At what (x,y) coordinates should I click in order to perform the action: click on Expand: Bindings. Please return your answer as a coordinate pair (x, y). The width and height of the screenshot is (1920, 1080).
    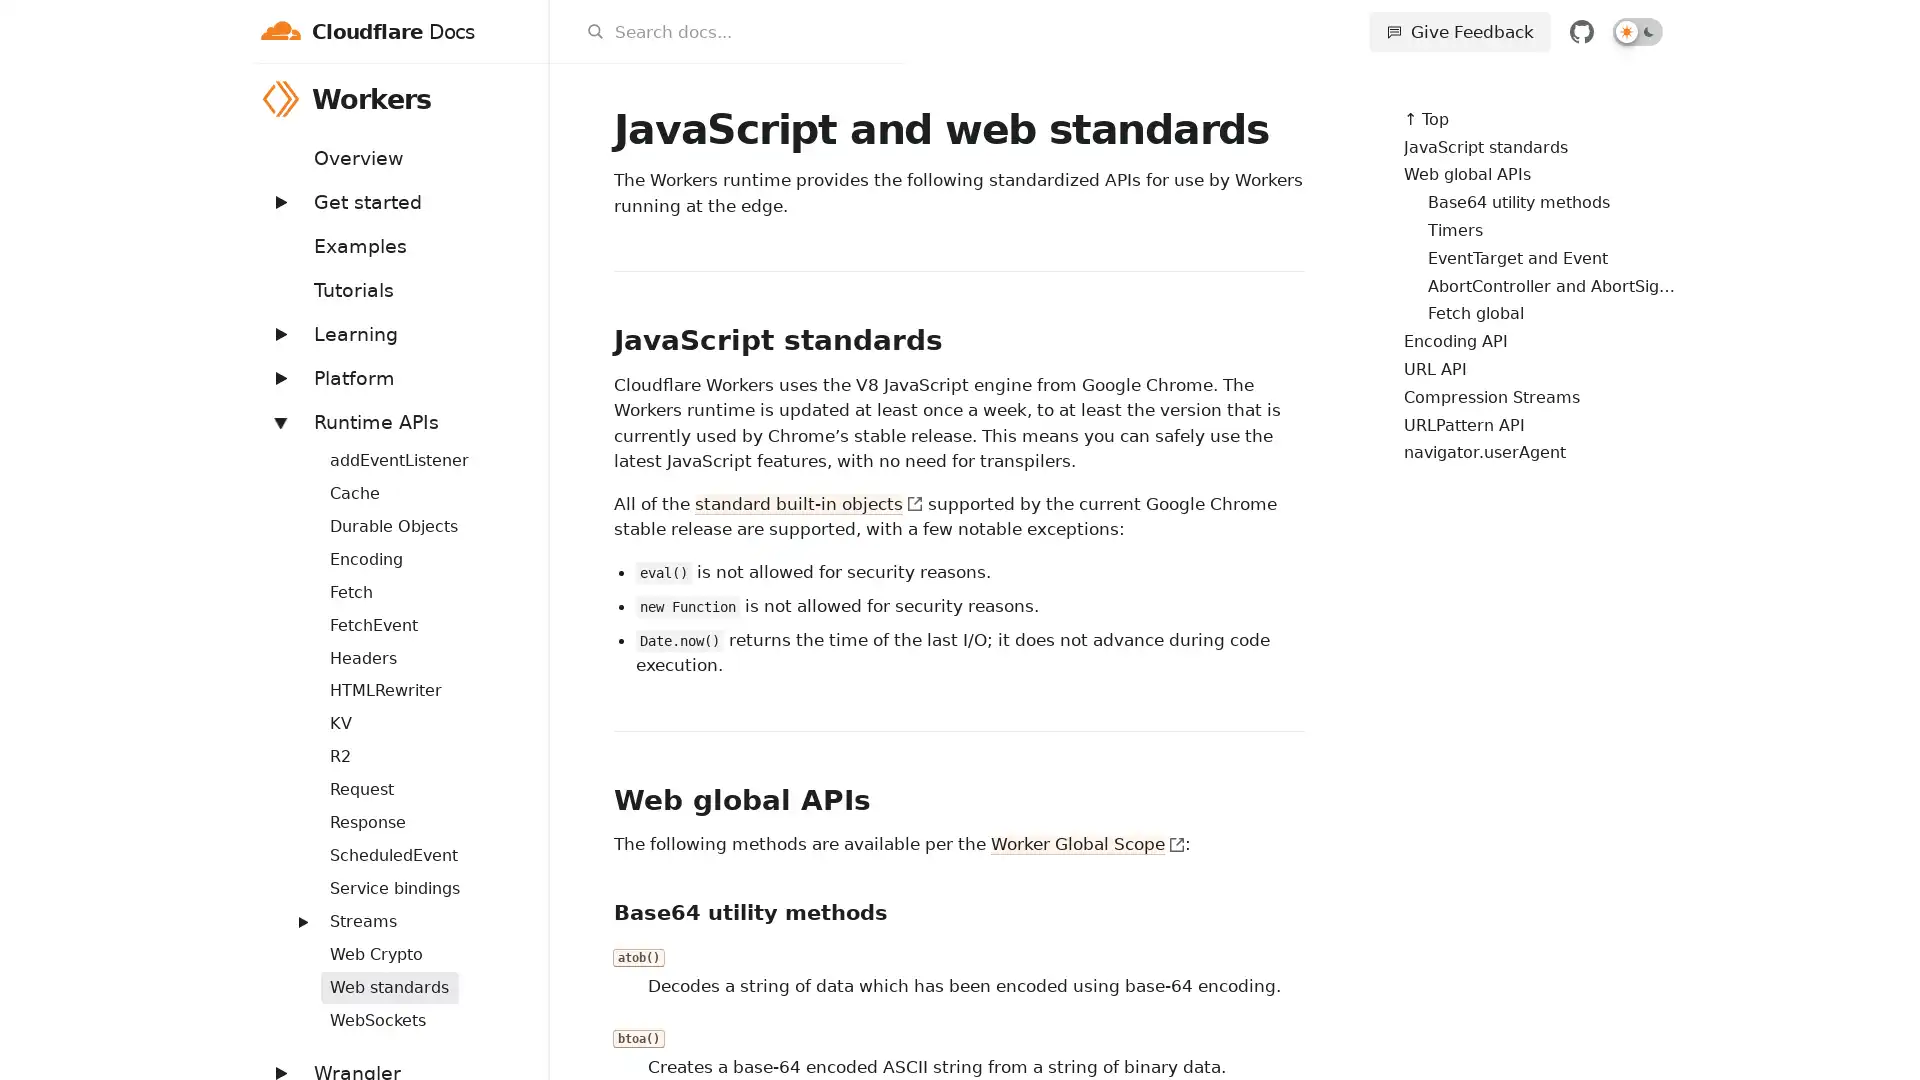
    Looking at the image, I should click on (291, 447).